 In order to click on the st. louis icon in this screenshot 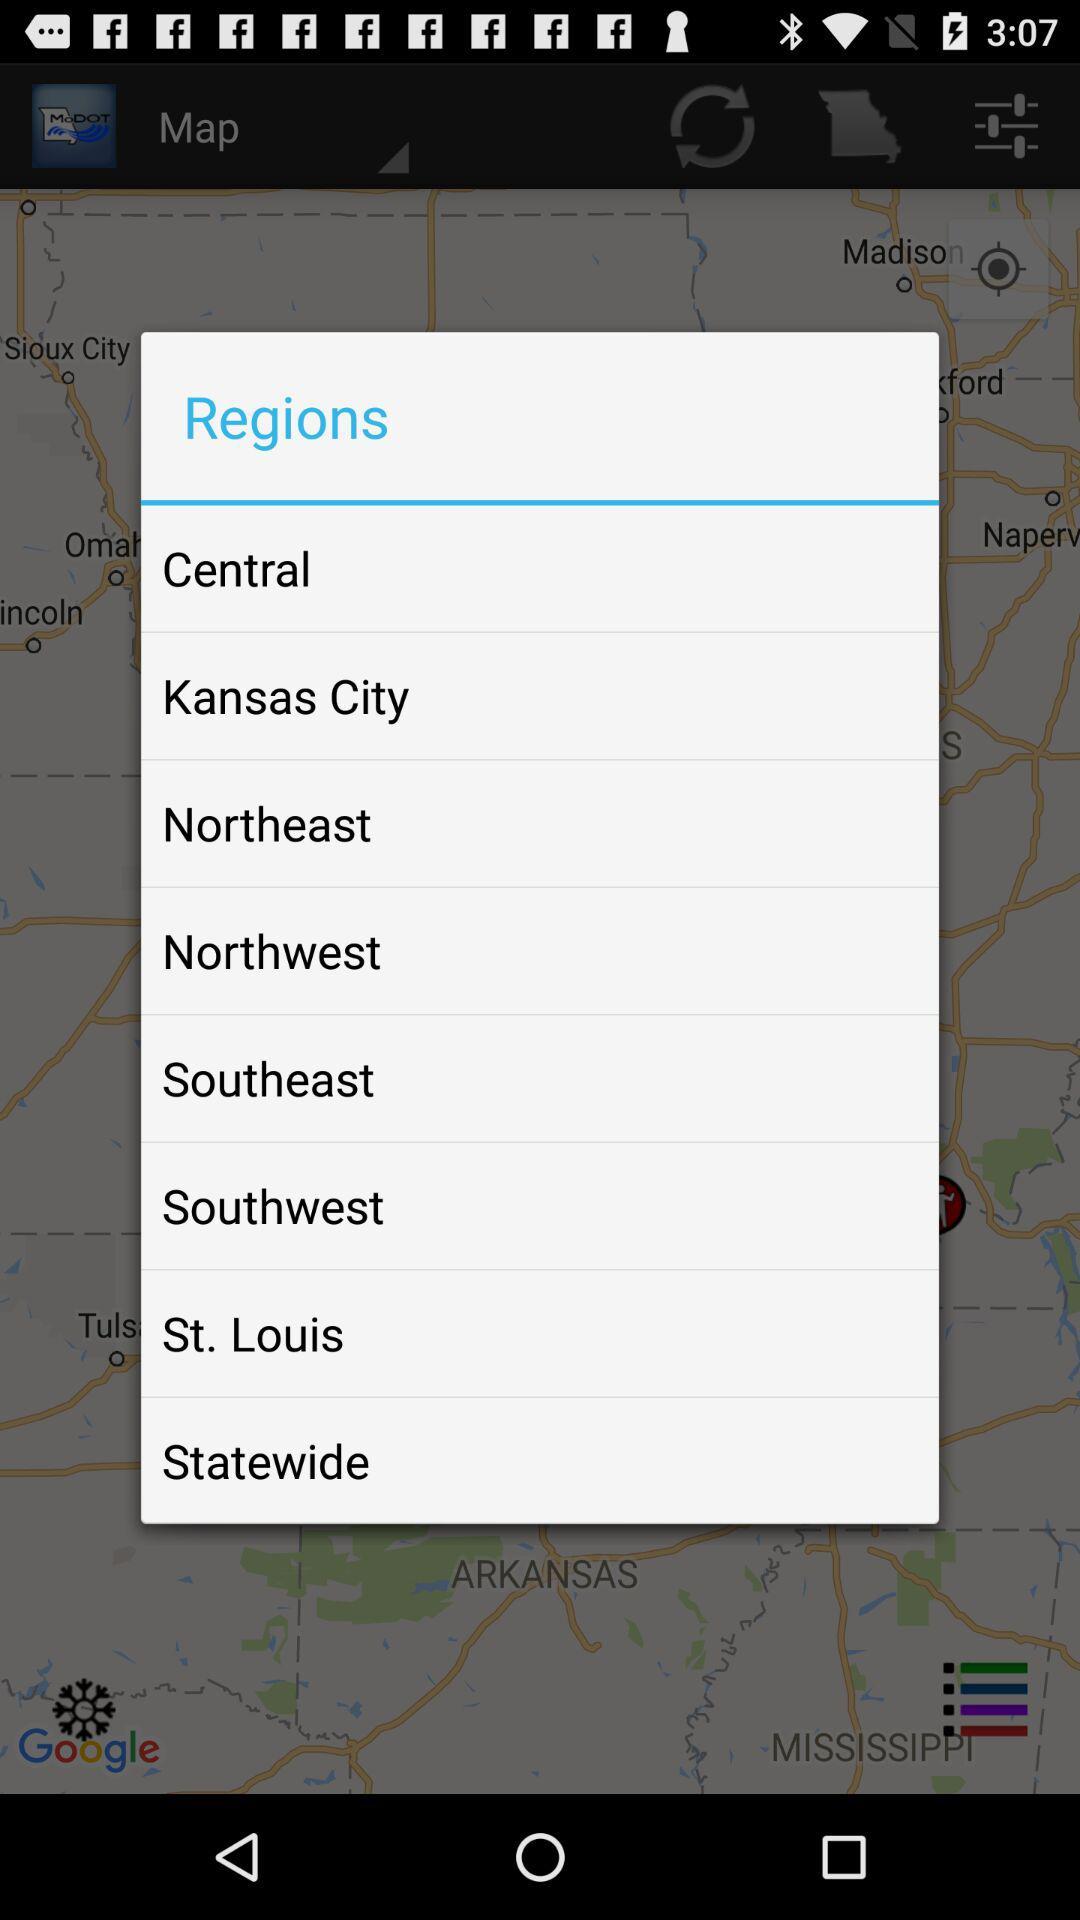, I will do `click(252, 1333)`.